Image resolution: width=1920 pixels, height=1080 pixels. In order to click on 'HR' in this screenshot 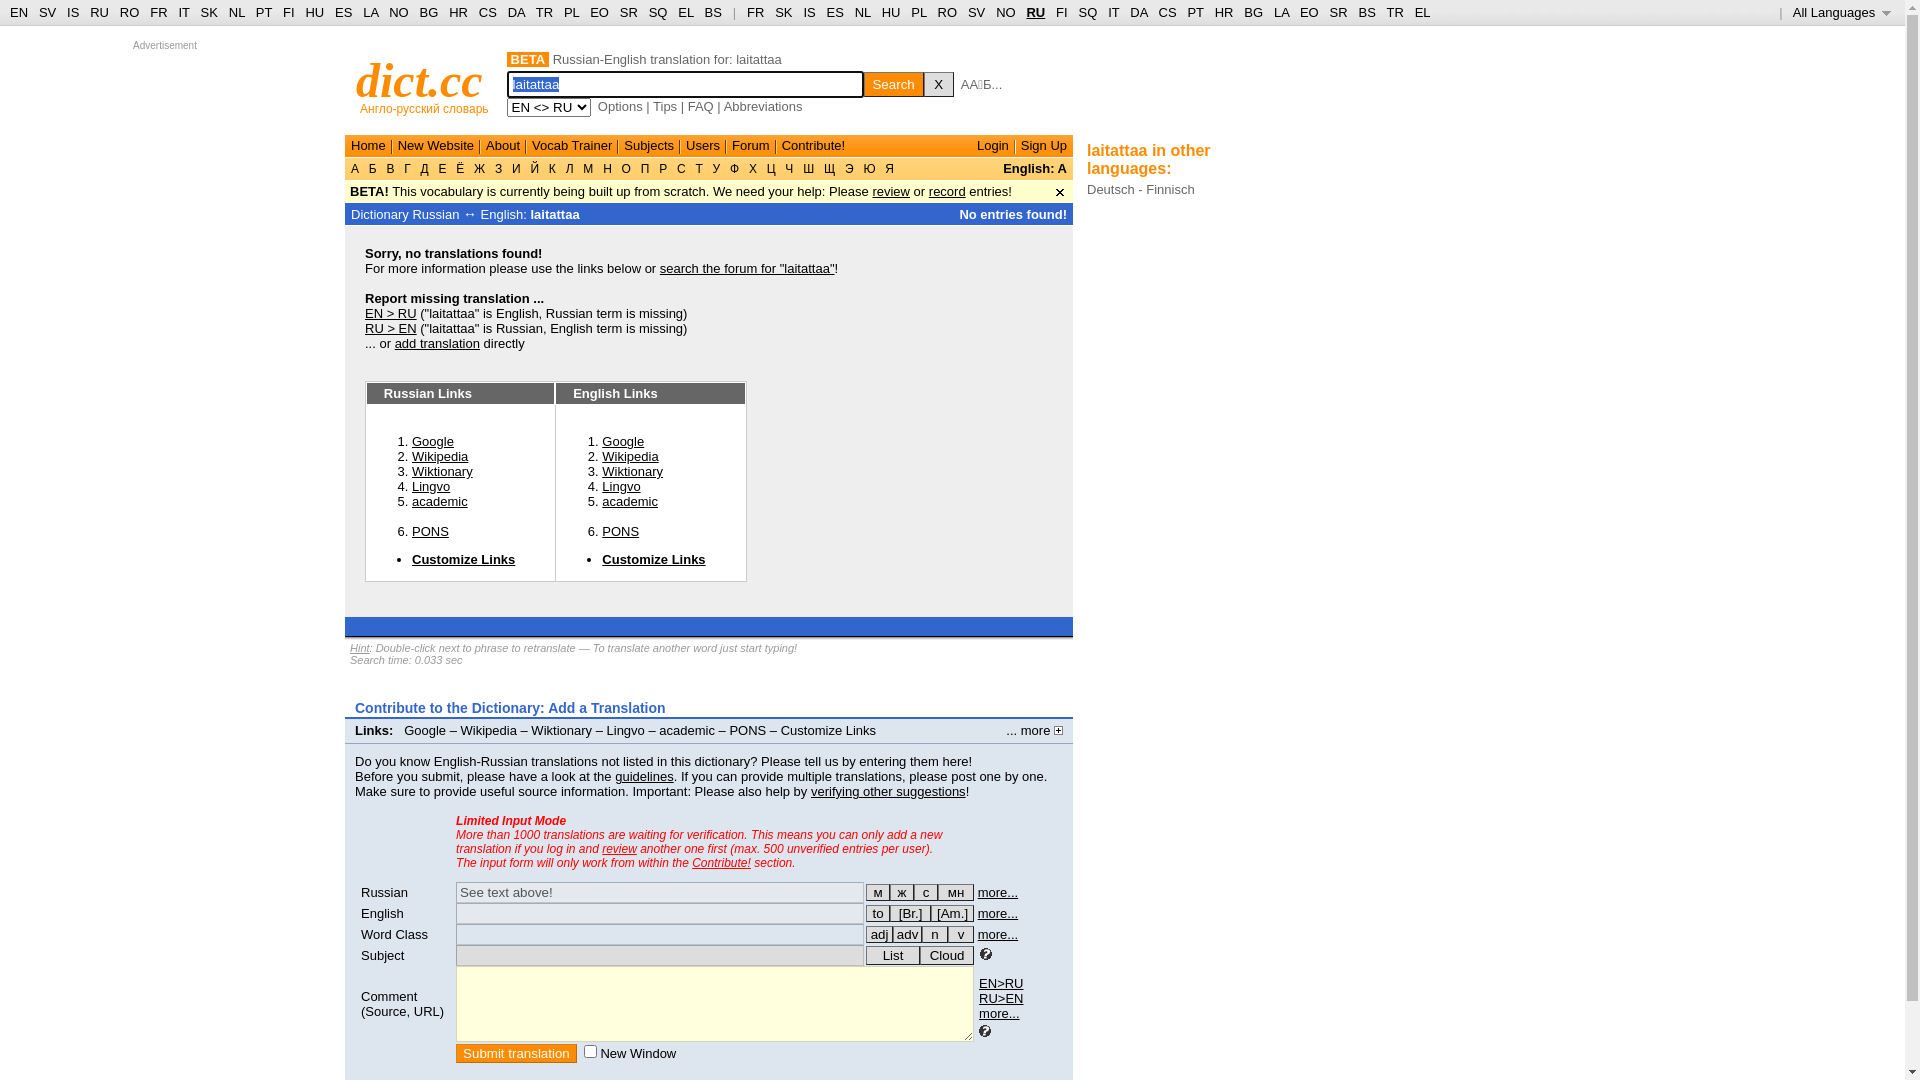, I will do `click(1223, 12)`.